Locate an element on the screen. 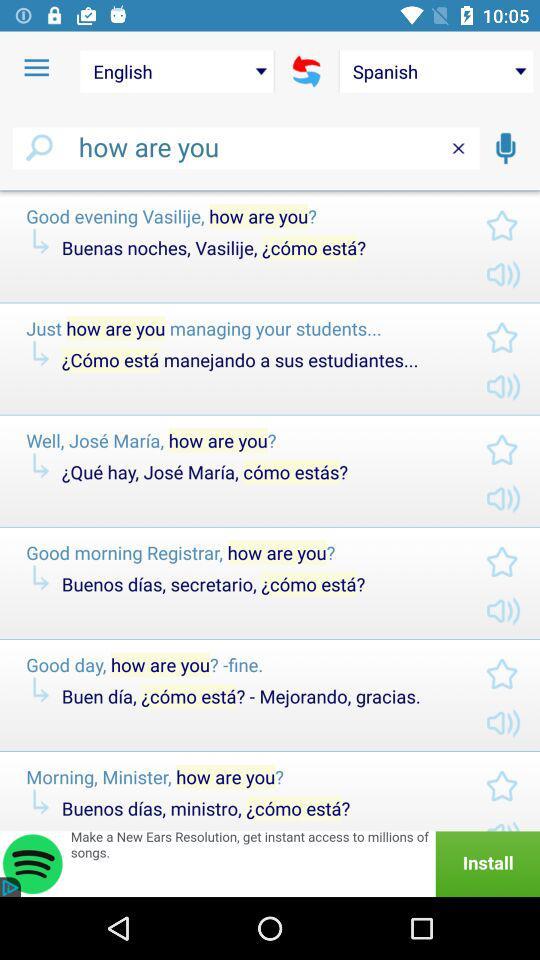  volume icon in the first text box is located at coordinates (486, 275).